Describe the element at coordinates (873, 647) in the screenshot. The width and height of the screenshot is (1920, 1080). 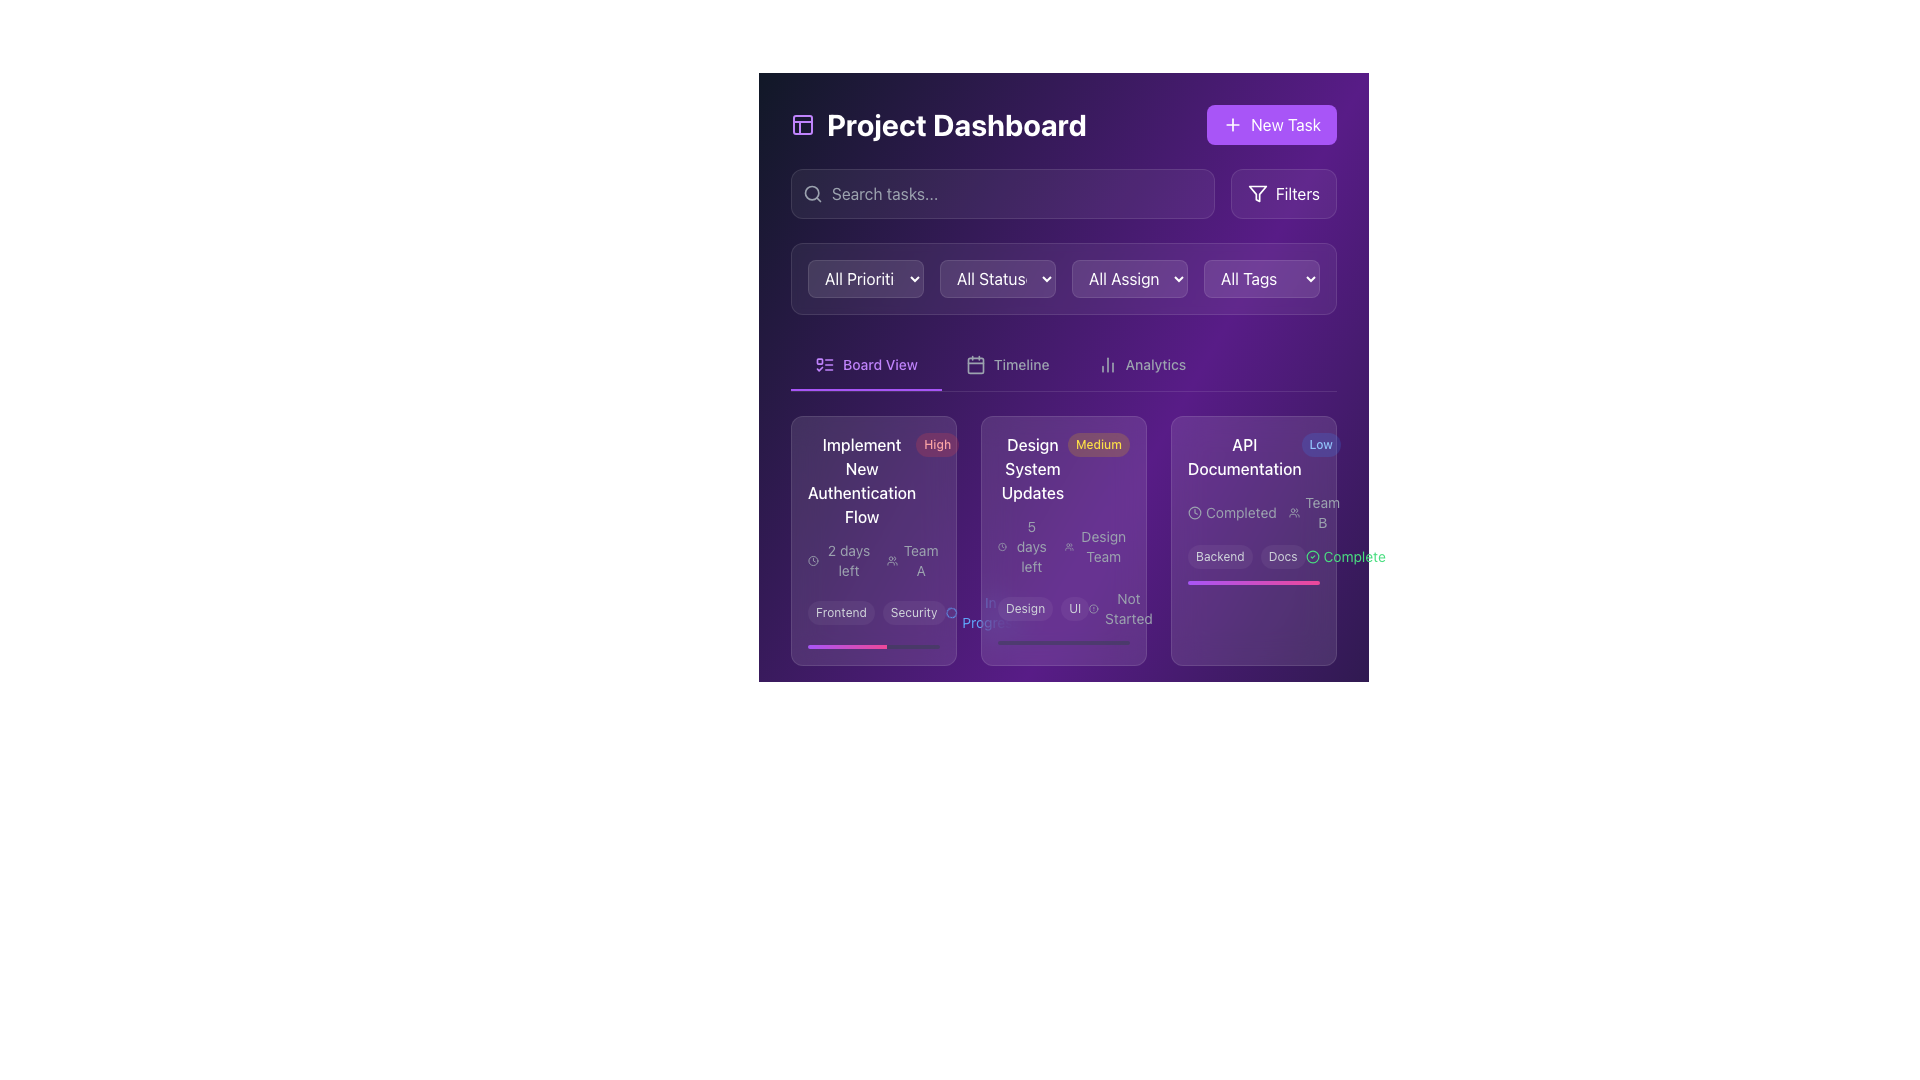
I see `the progress bar located in the lower part of the 'Implement New Authentication Flow' card on the Project Dashboard` at that location.